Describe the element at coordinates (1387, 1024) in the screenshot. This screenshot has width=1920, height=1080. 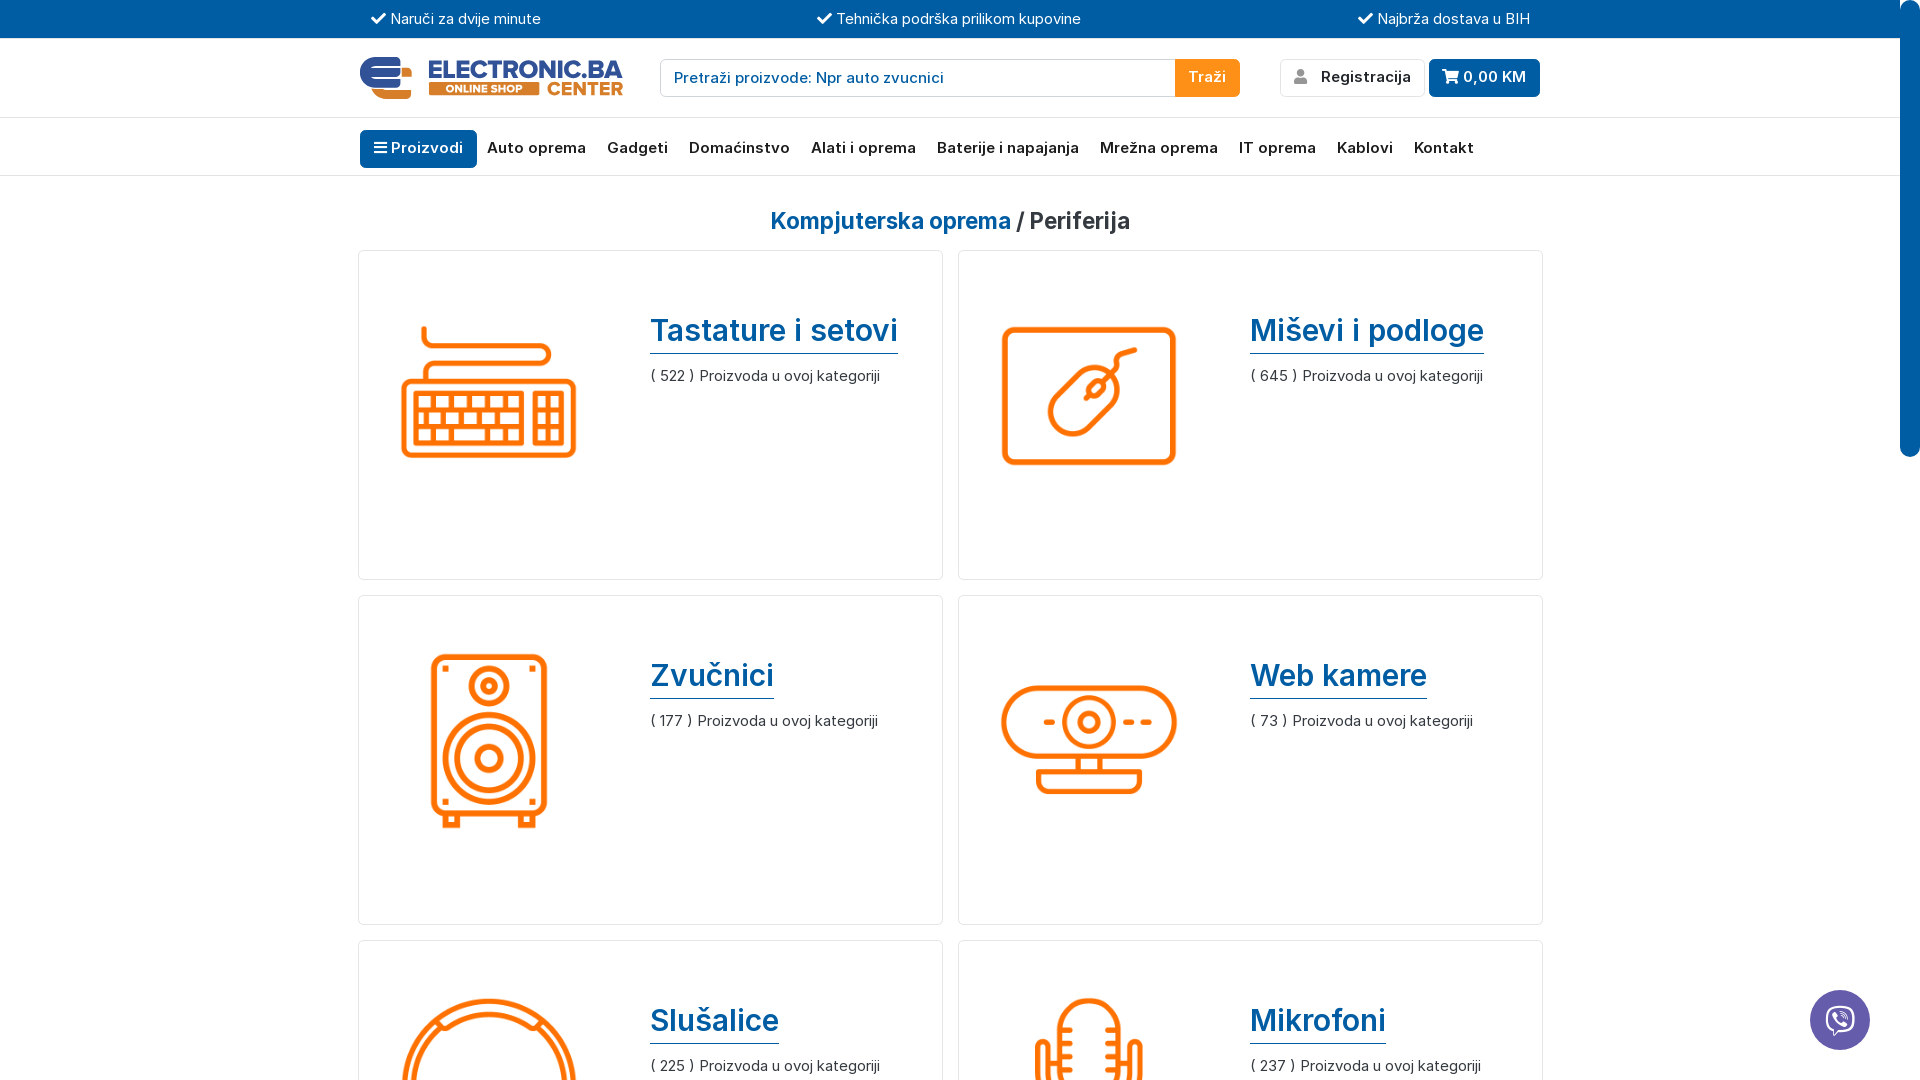
I see `'Mikrofoni'` at that location.